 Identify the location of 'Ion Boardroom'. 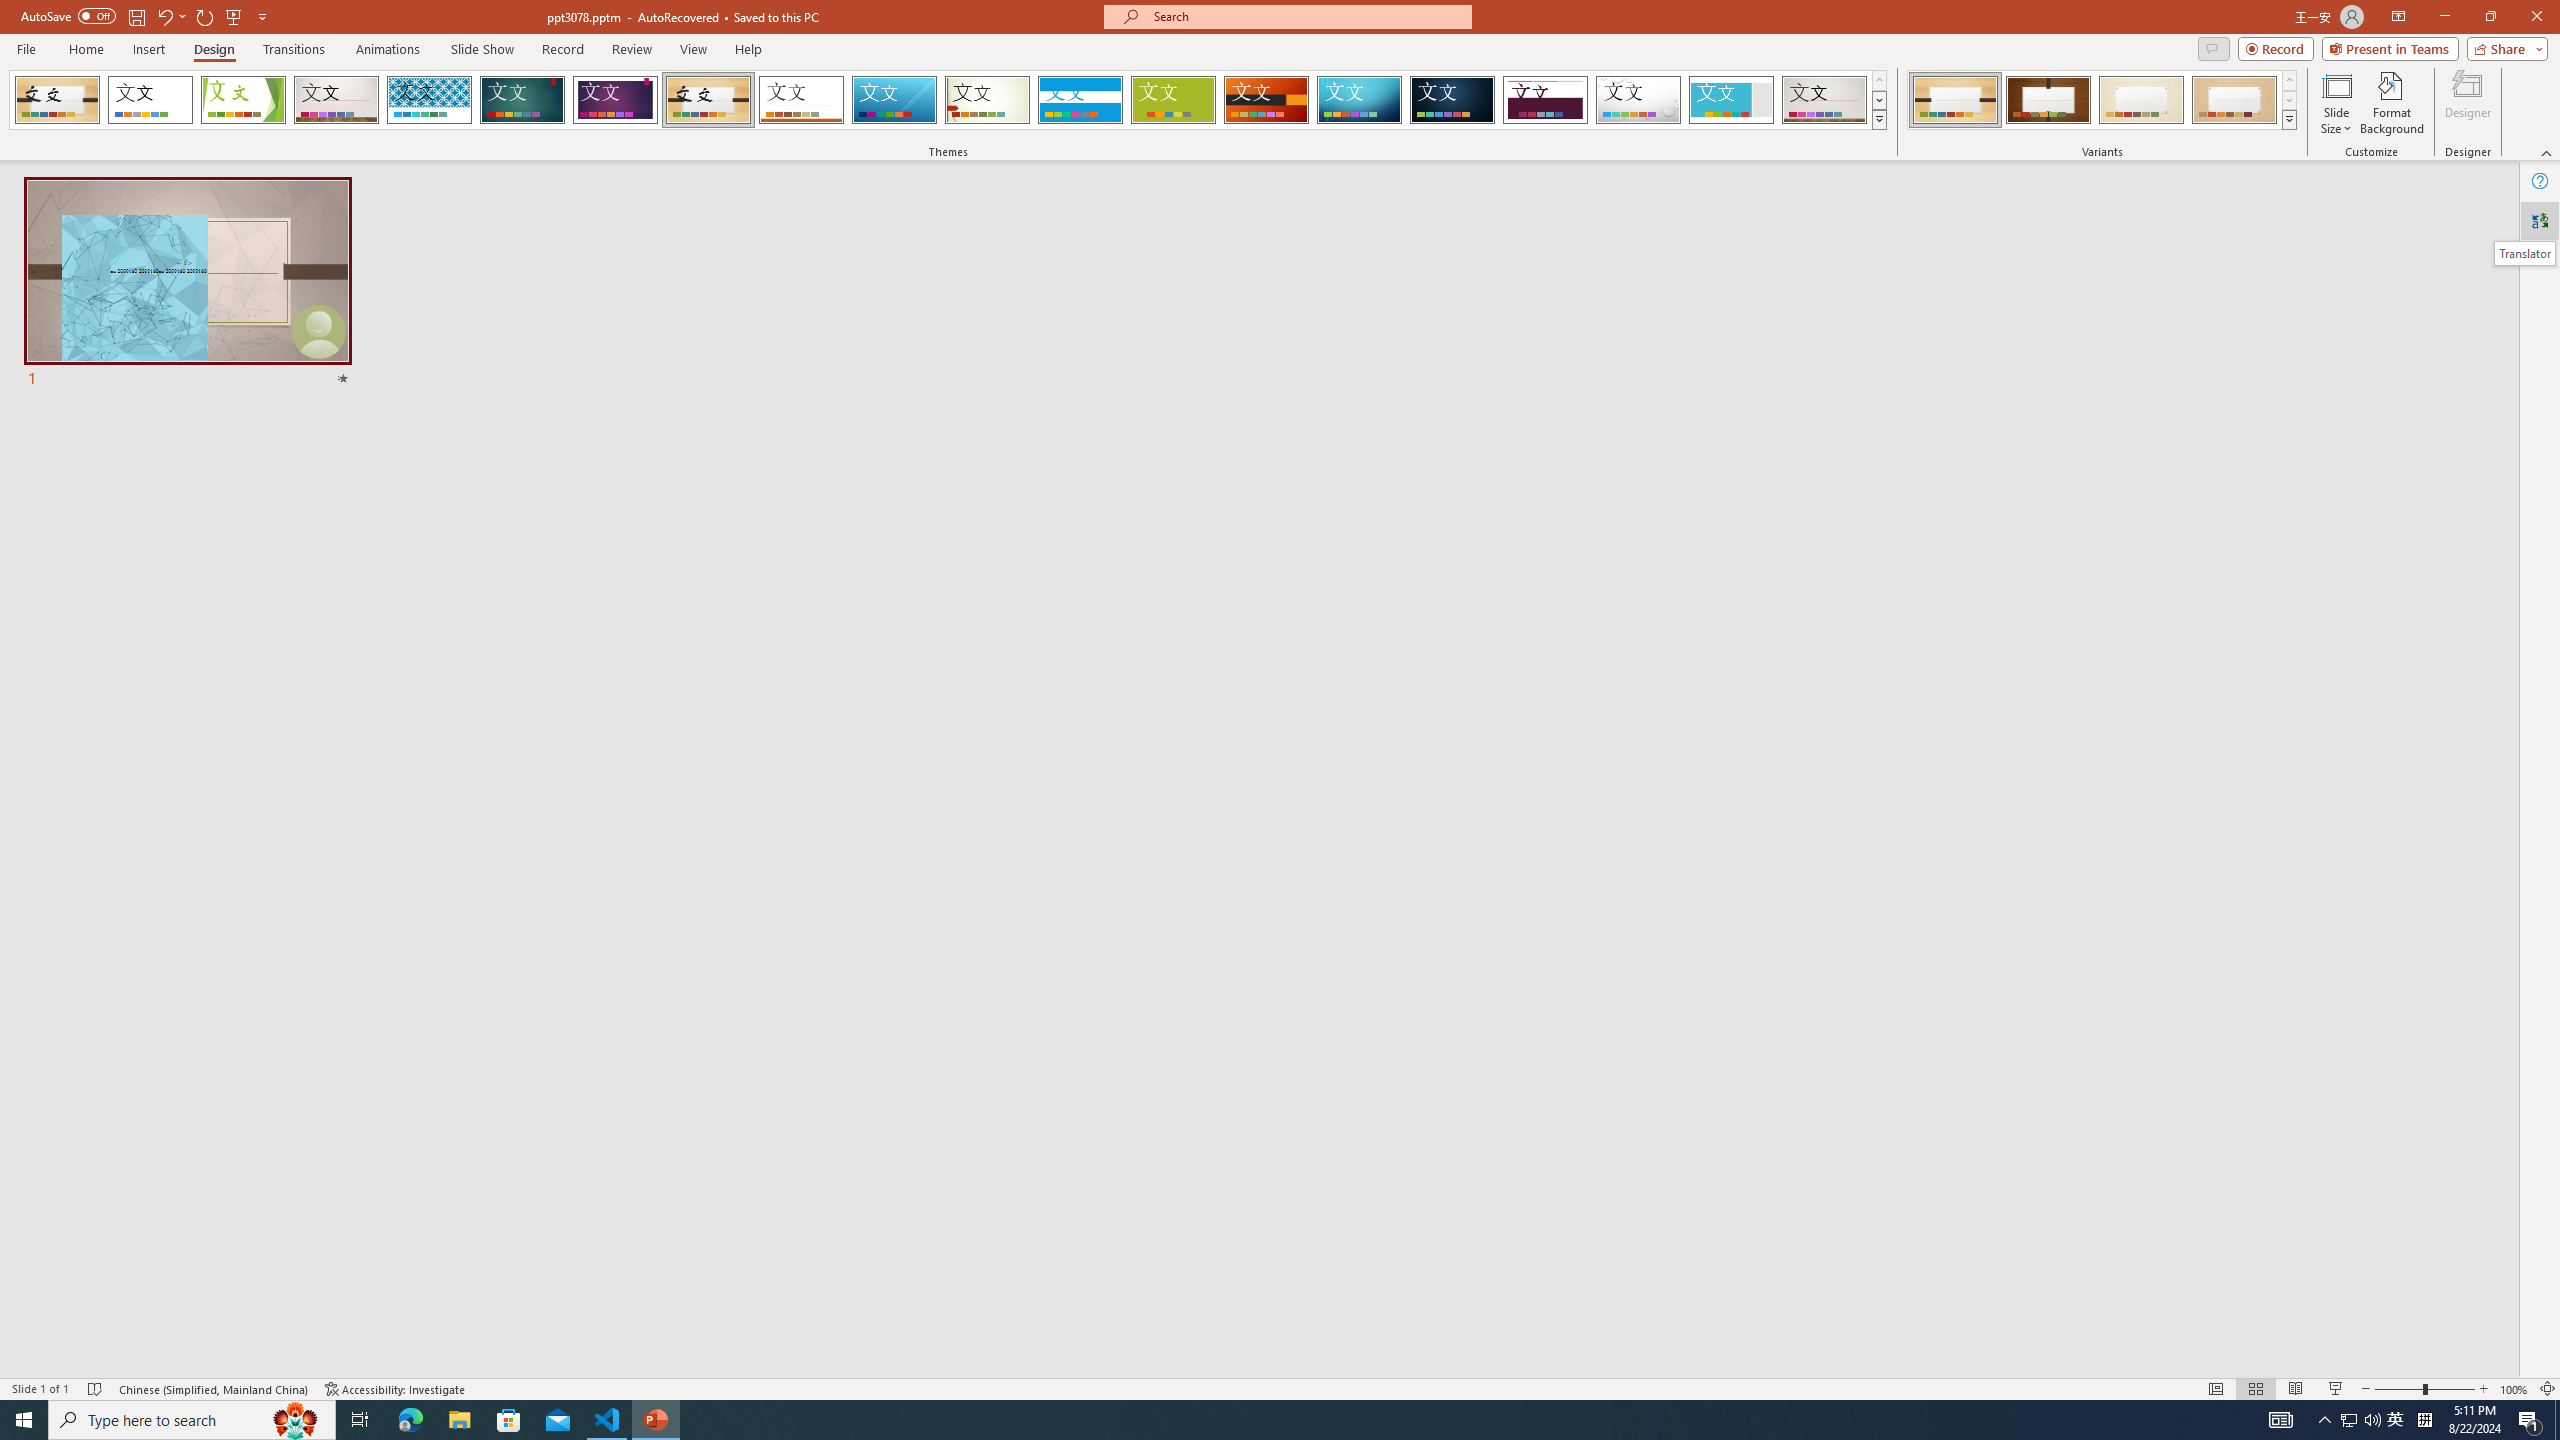
(615, 99).